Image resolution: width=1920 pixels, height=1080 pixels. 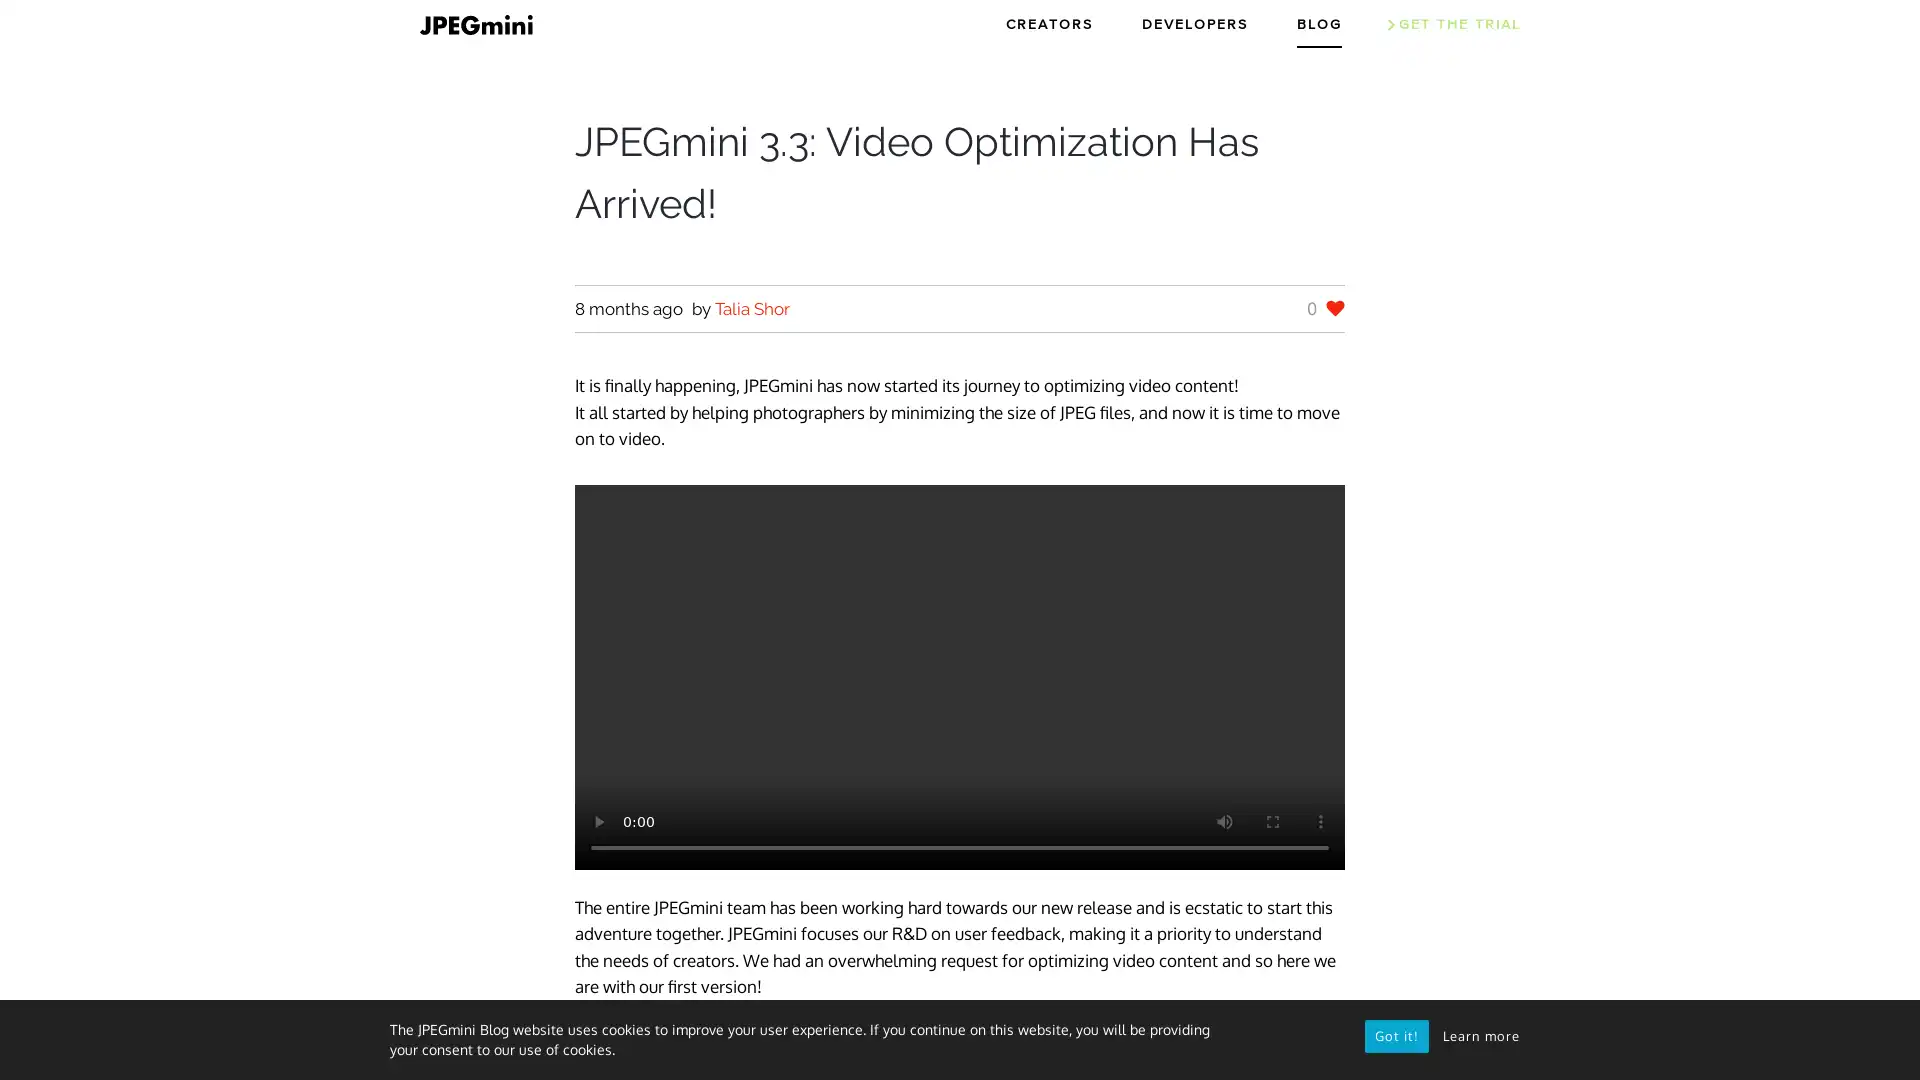 I want to click on enter full screen, so click(x=1271, y=821).